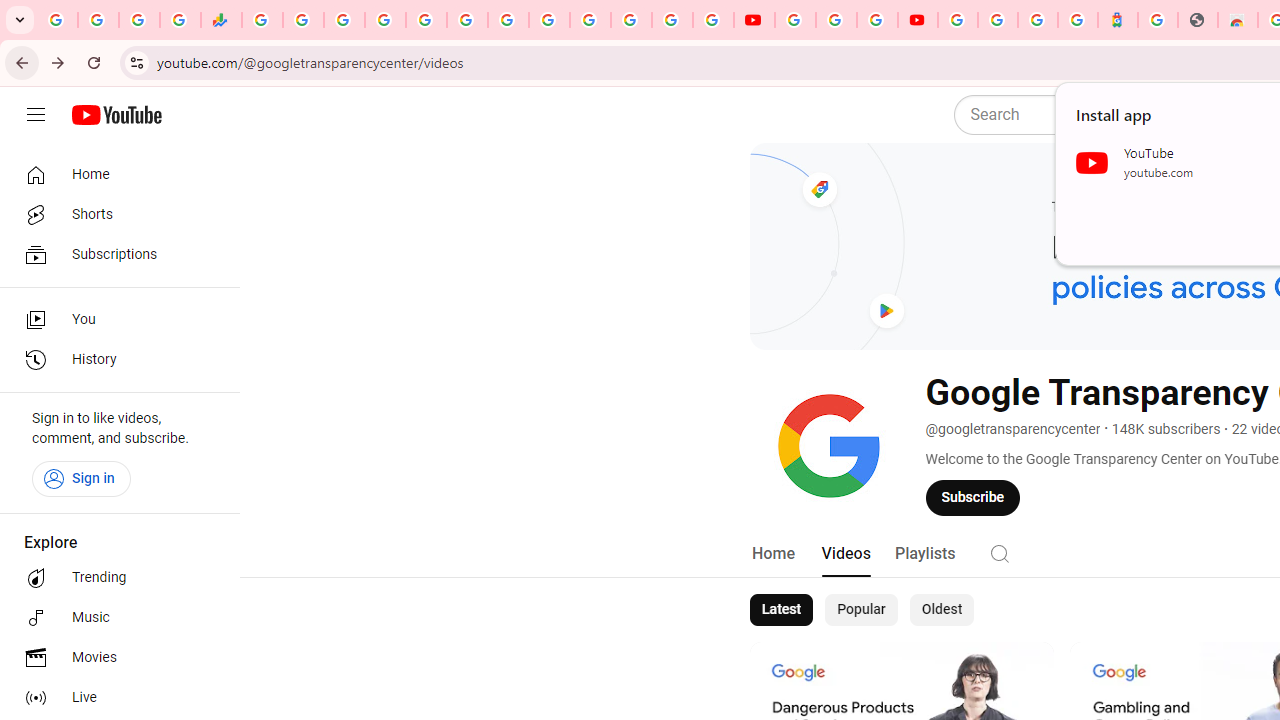 This screenshot has width=1280, height=720. Describe the element at coordinates (917, 20) in the screenshot. I see `'Content Creator Programs & Opportunities - YouTube Creators'` at that location.